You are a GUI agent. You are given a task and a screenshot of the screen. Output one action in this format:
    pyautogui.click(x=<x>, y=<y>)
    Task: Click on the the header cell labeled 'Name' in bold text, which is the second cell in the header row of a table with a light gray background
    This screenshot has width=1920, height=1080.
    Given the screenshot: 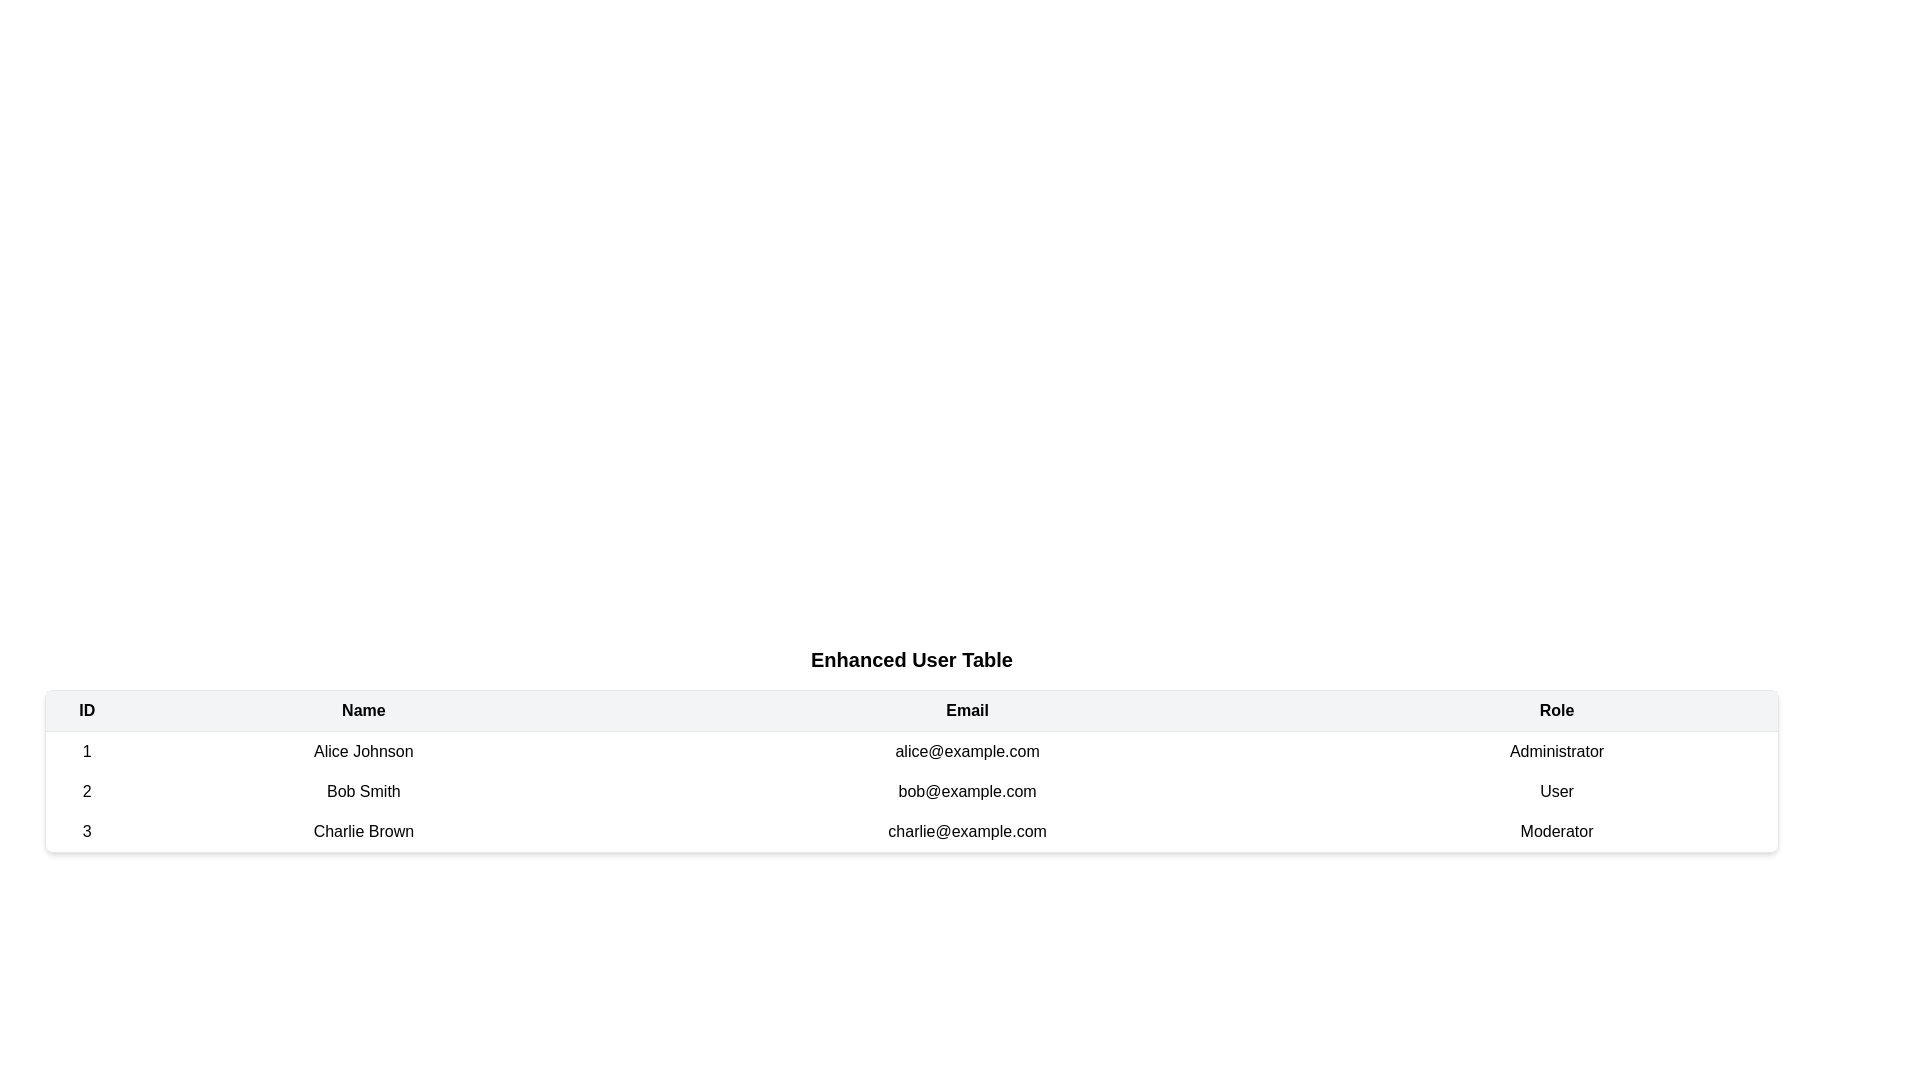 What is the action you would take?
    pyautogui.click(x=363, y=710)
    